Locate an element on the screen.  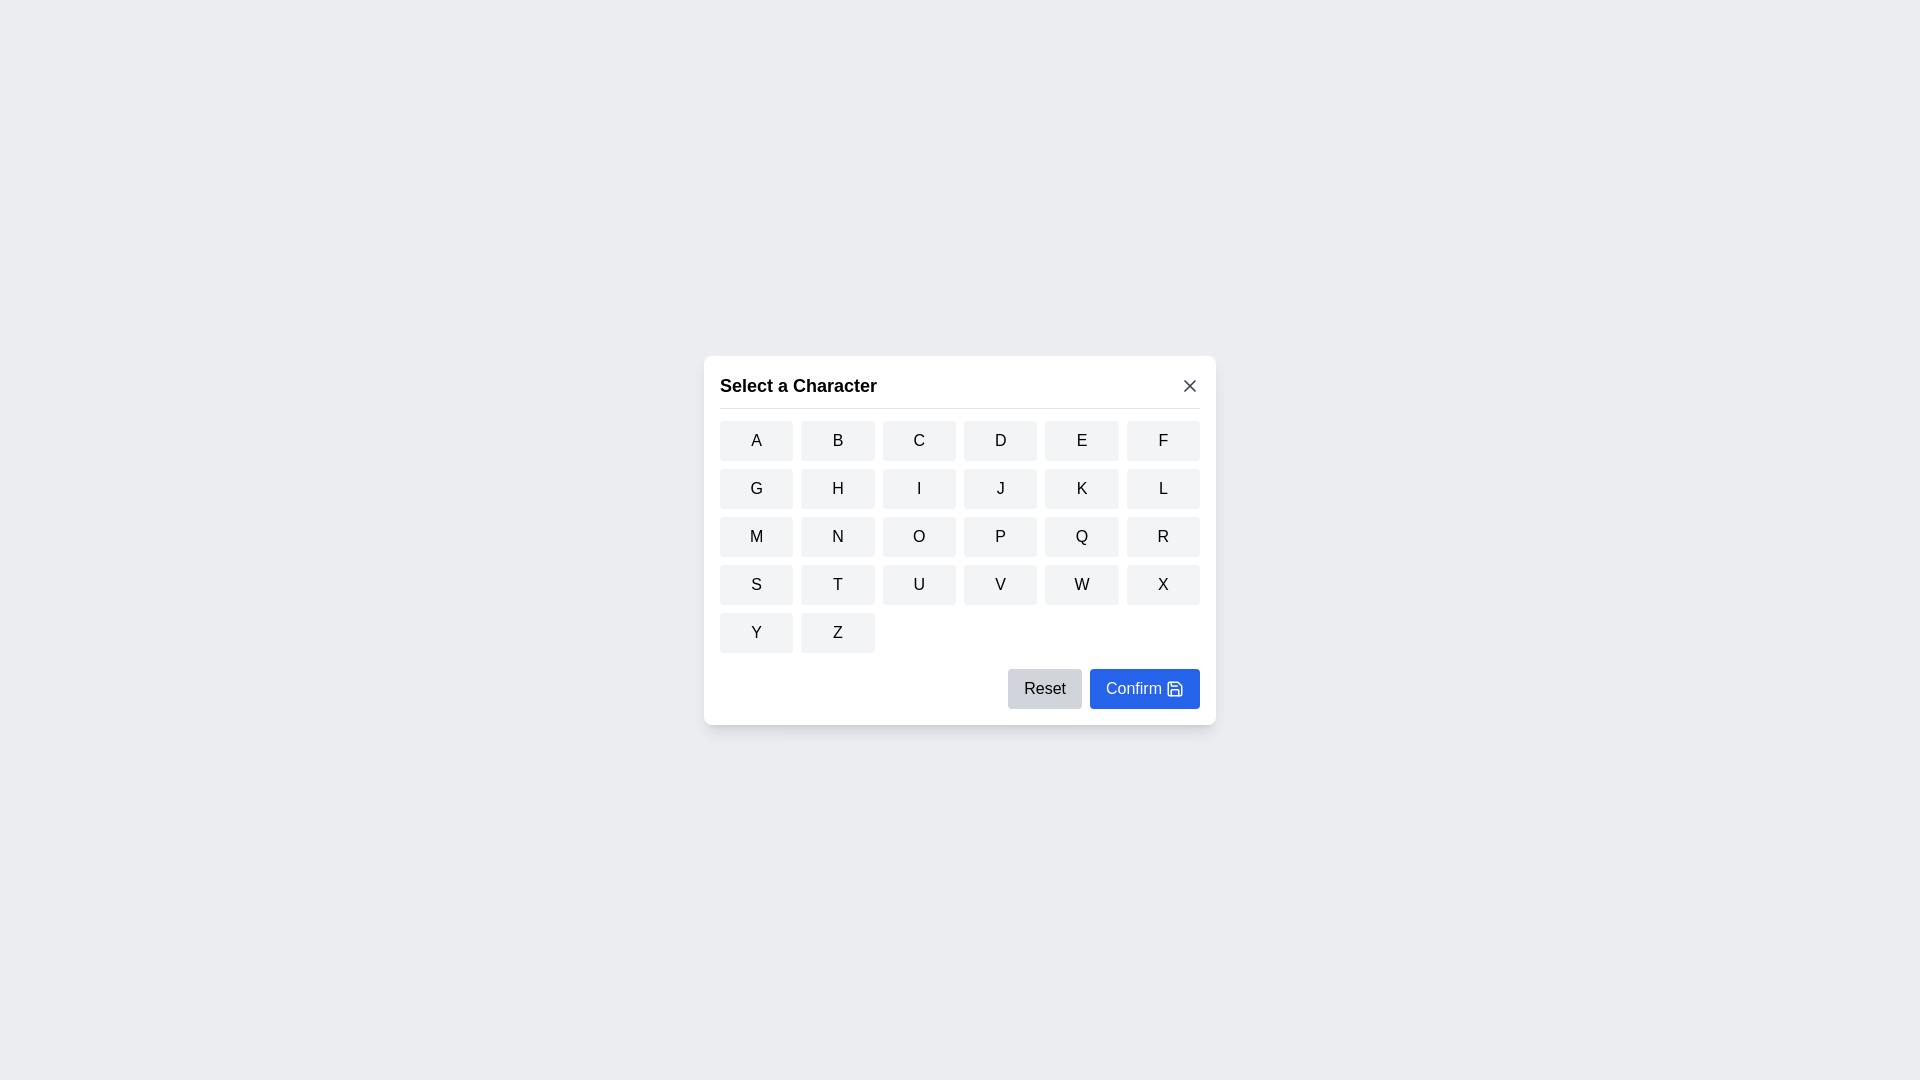
the button corresponding to the character G to select it is located at coordinates (754, 488).